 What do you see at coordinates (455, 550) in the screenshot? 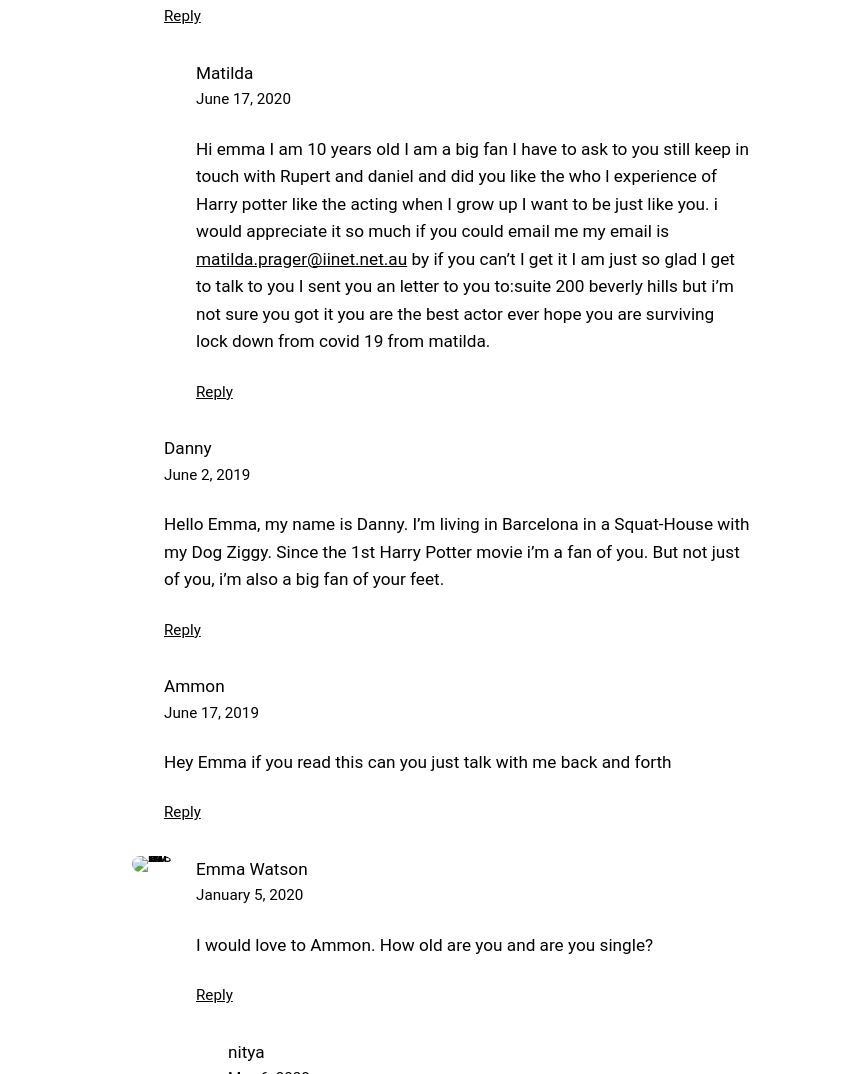
I see `'Hello Emma, my name is  Danny. I’m living in Barcelona in a Squat-House with my Dog Ziggy. Since the 1st Harry Potter movie i’m a fan of you. But not just of you, i’m also a big fan of your feet.'` at bounding box center [455, 550].